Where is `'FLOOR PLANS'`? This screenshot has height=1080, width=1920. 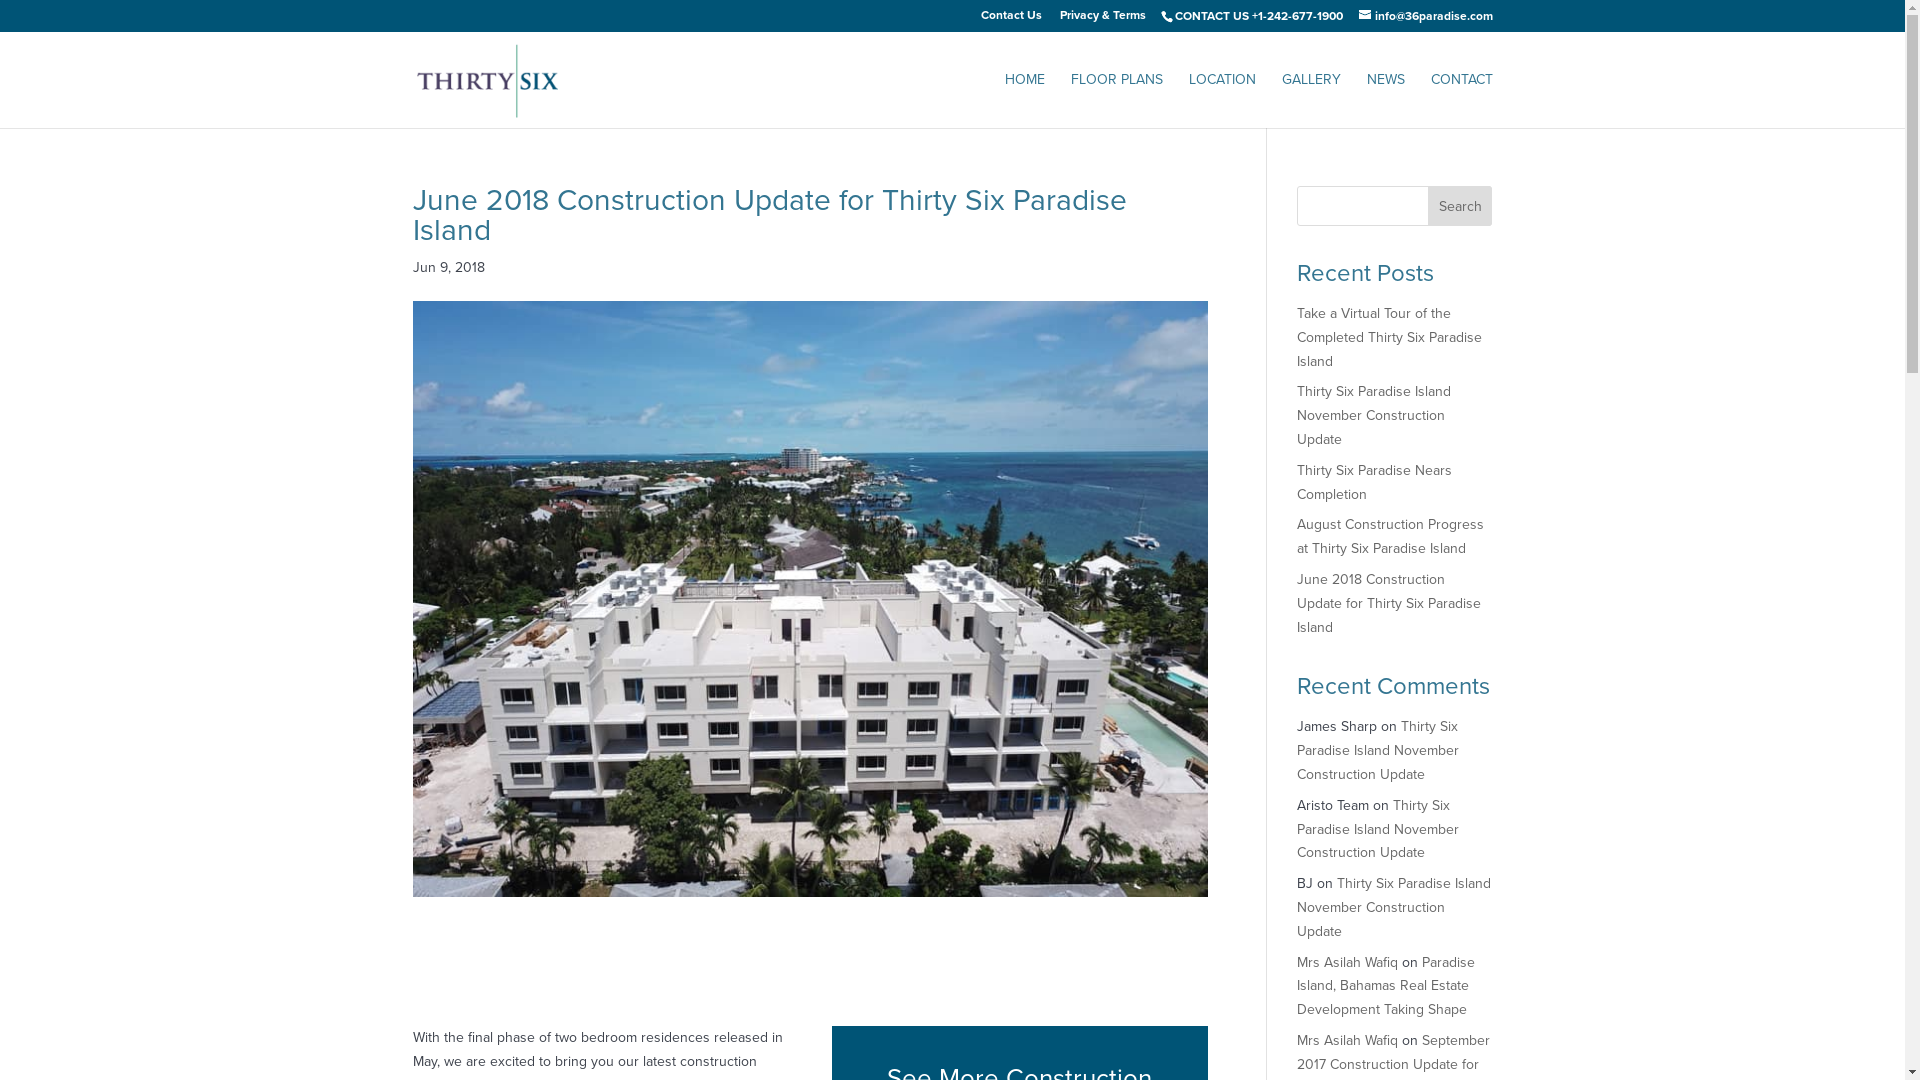
'FLOOR PLANS' is located at coordinates (1115, 100).